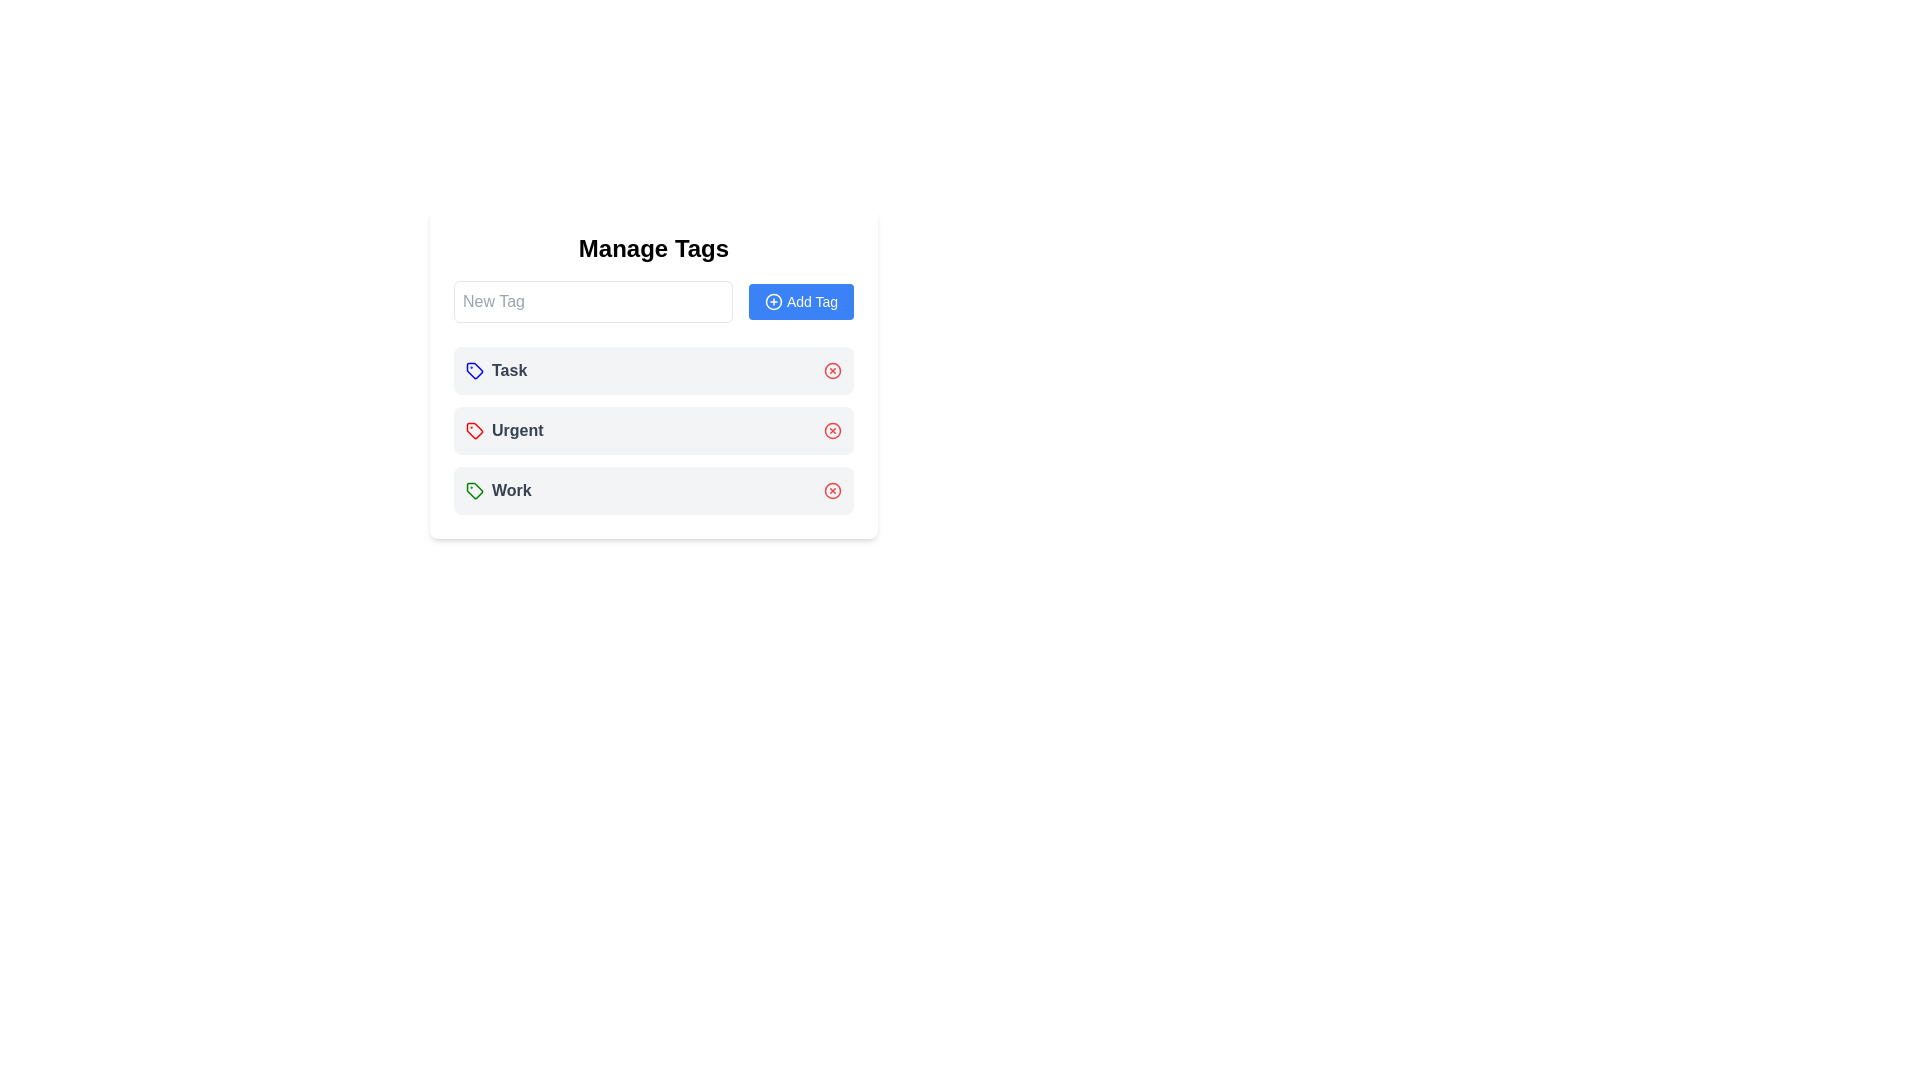  What do you see at coordinates (474, 490) in the screenshot?
I see `the decorative icon representing a tag or label adjacent to the 'Task' label in the 'Manage Tags' section, which is the first icon in the list` at bounding box center [474, 490].